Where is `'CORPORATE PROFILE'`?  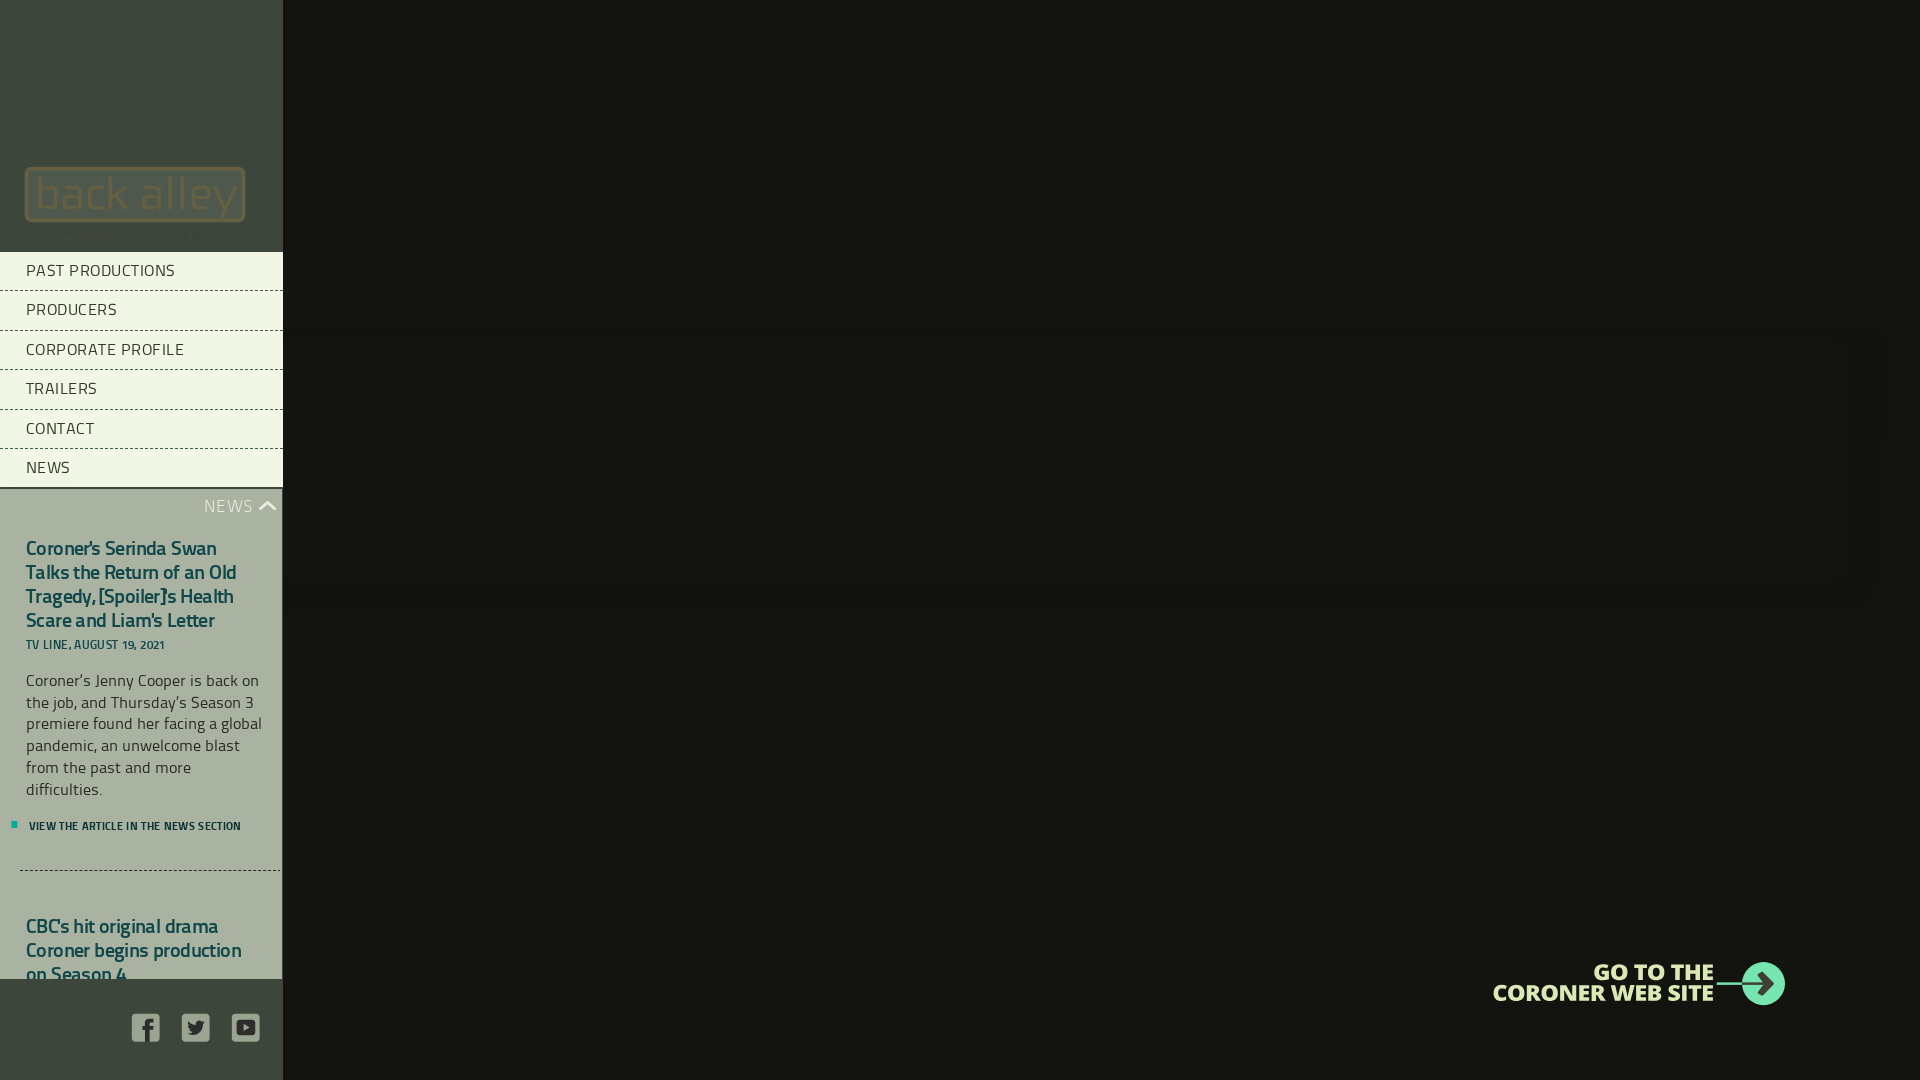
'CORPORATE PROFILE' is located at coordinates (140, 348).